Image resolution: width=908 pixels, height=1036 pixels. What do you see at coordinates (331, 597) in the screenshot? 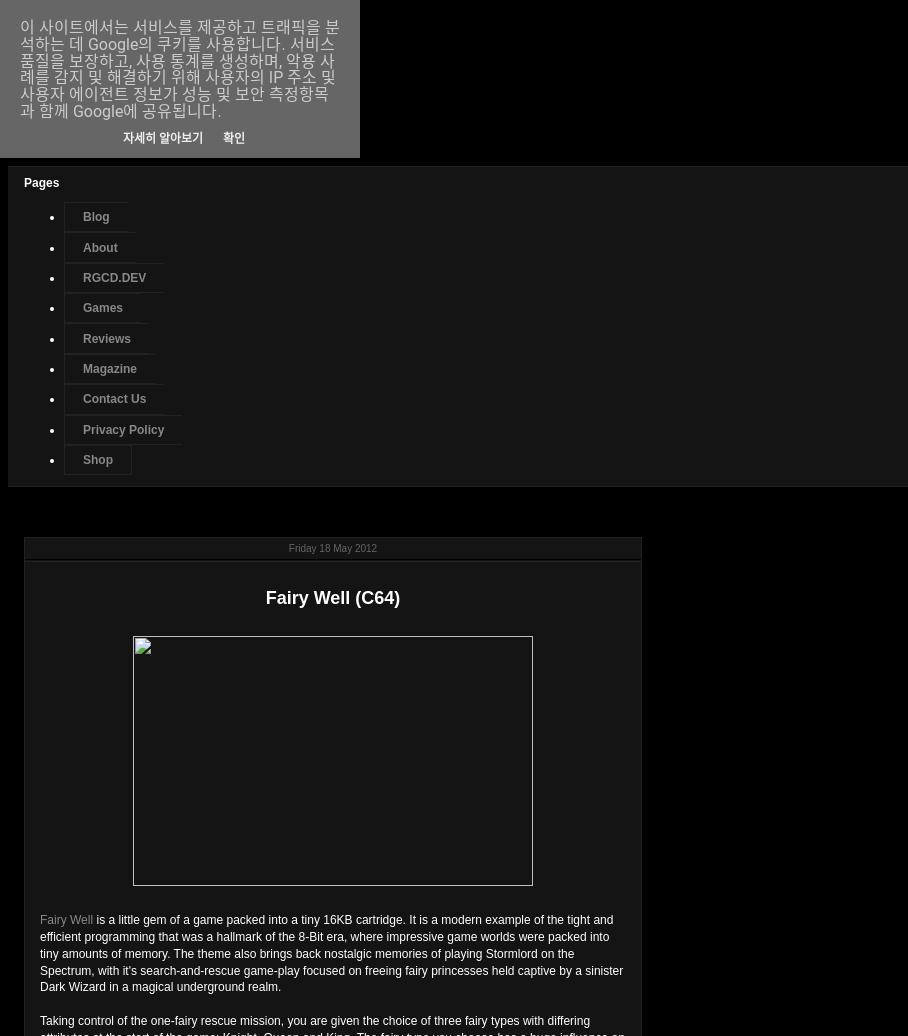
I see `'Fairy Well (C64)'` at bounding box center [331, 597].